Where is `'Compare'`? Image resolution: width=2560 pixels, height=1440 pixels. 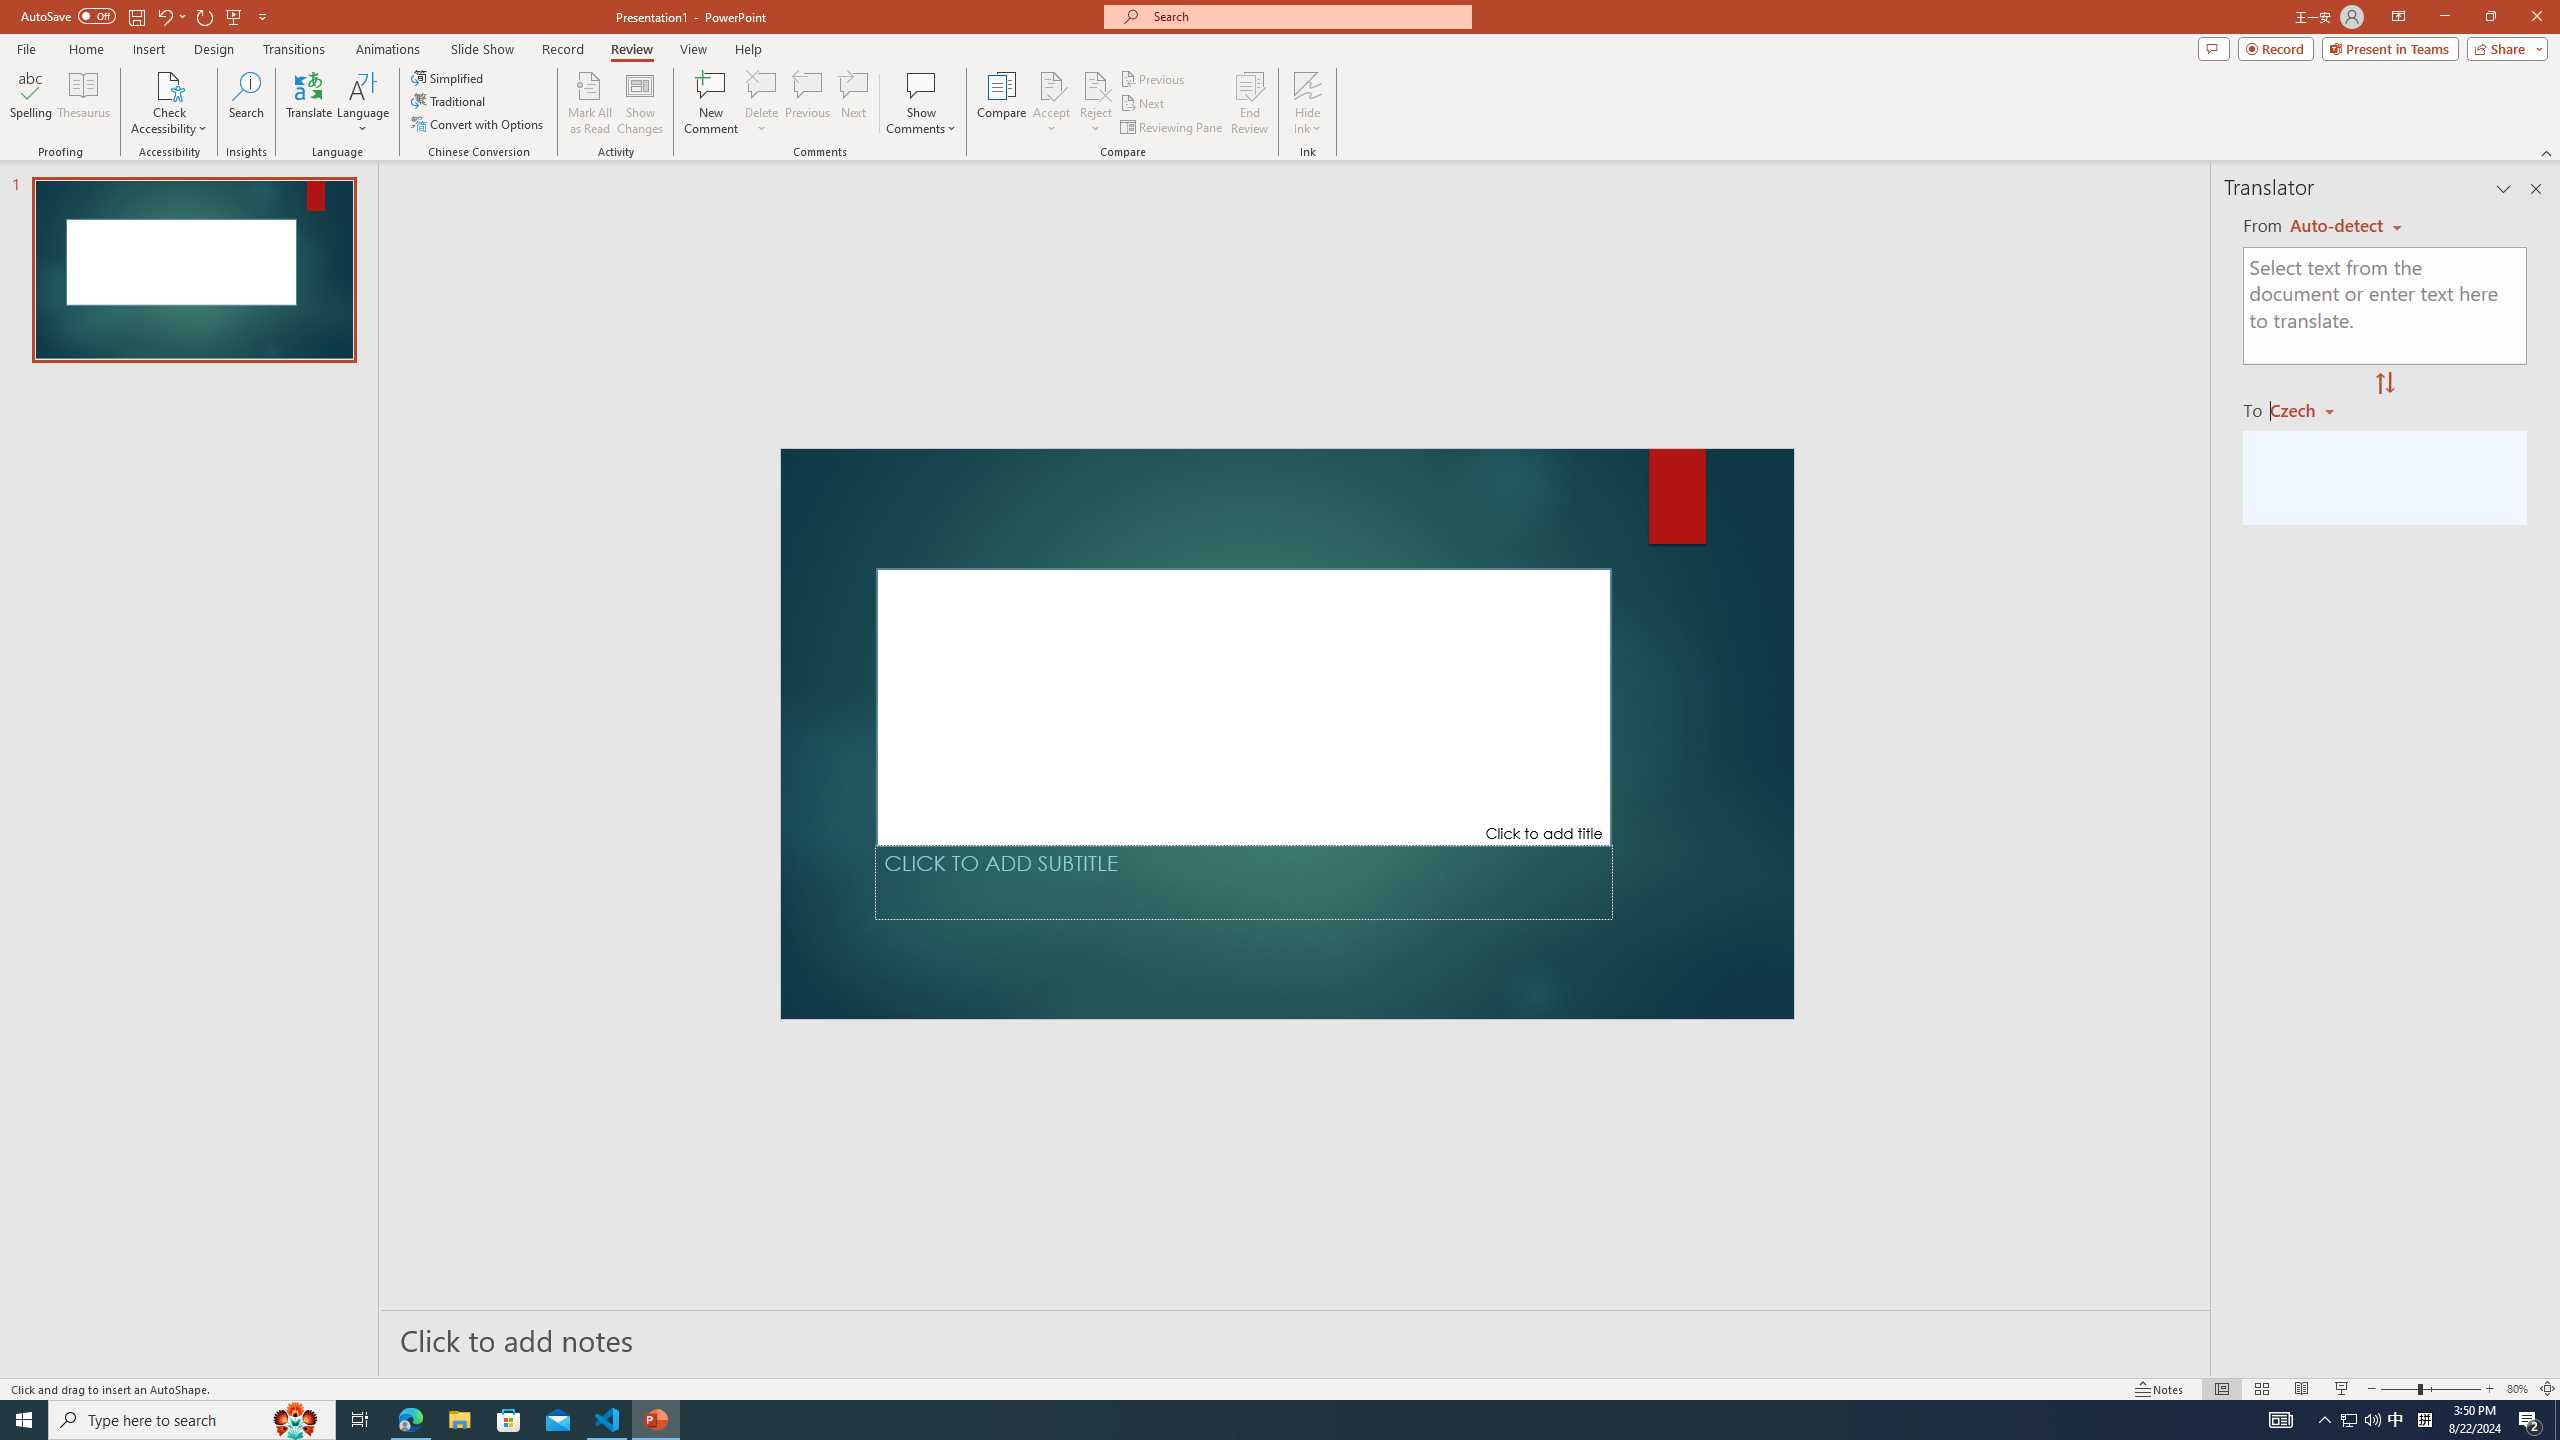 'Compare' is located at coordinates (1002, 103).